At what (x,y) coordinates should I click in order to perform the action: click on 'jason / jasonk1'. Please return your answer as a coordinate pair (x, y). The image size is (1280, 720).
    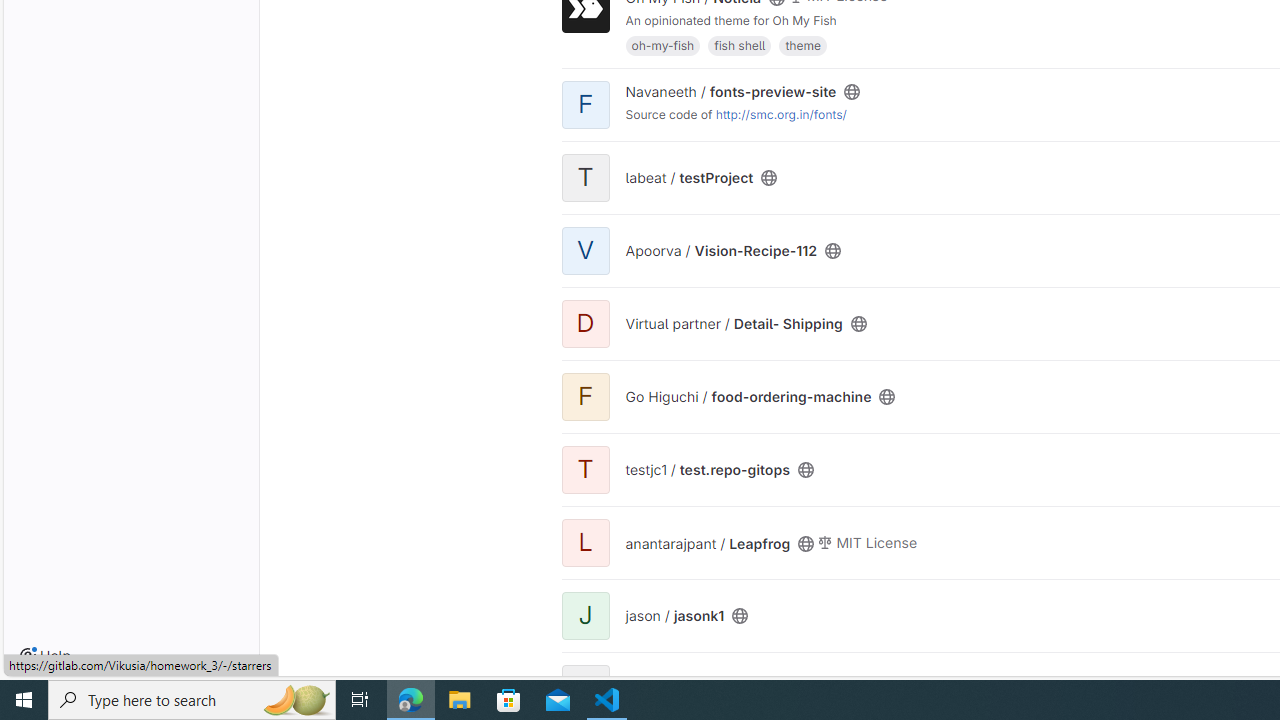
    Looking at the image, I should click on (674, 614).